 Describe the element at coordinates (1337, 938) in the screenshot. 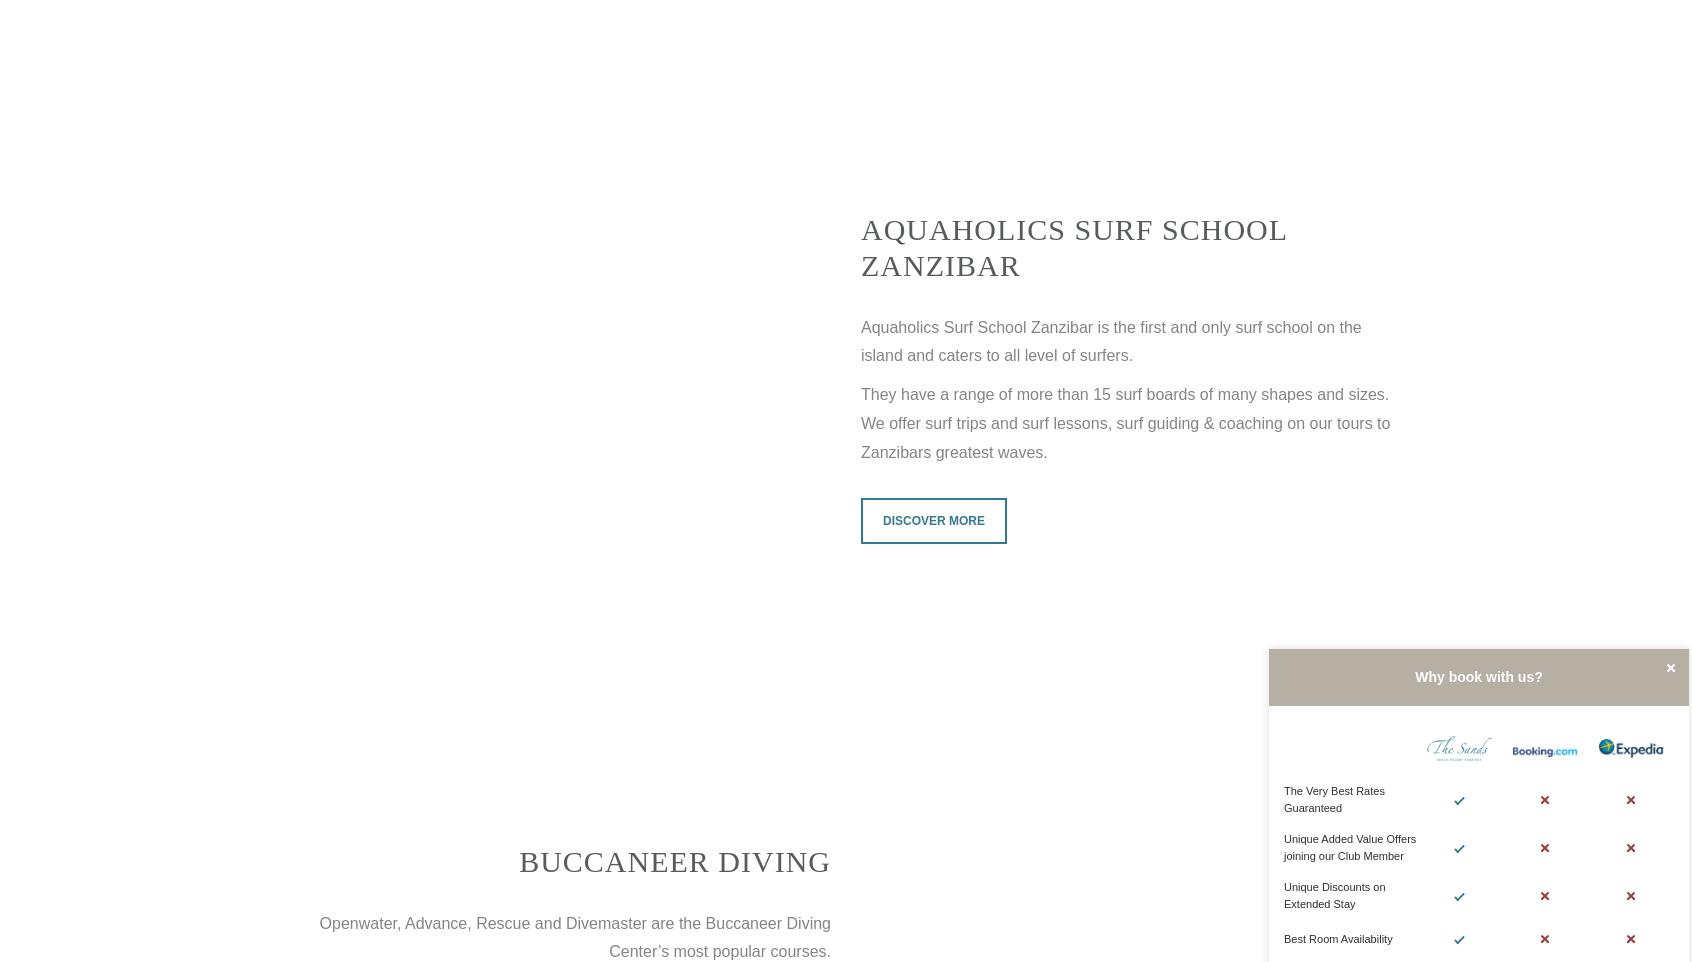

I see `'Best Room Availability'` at that location.